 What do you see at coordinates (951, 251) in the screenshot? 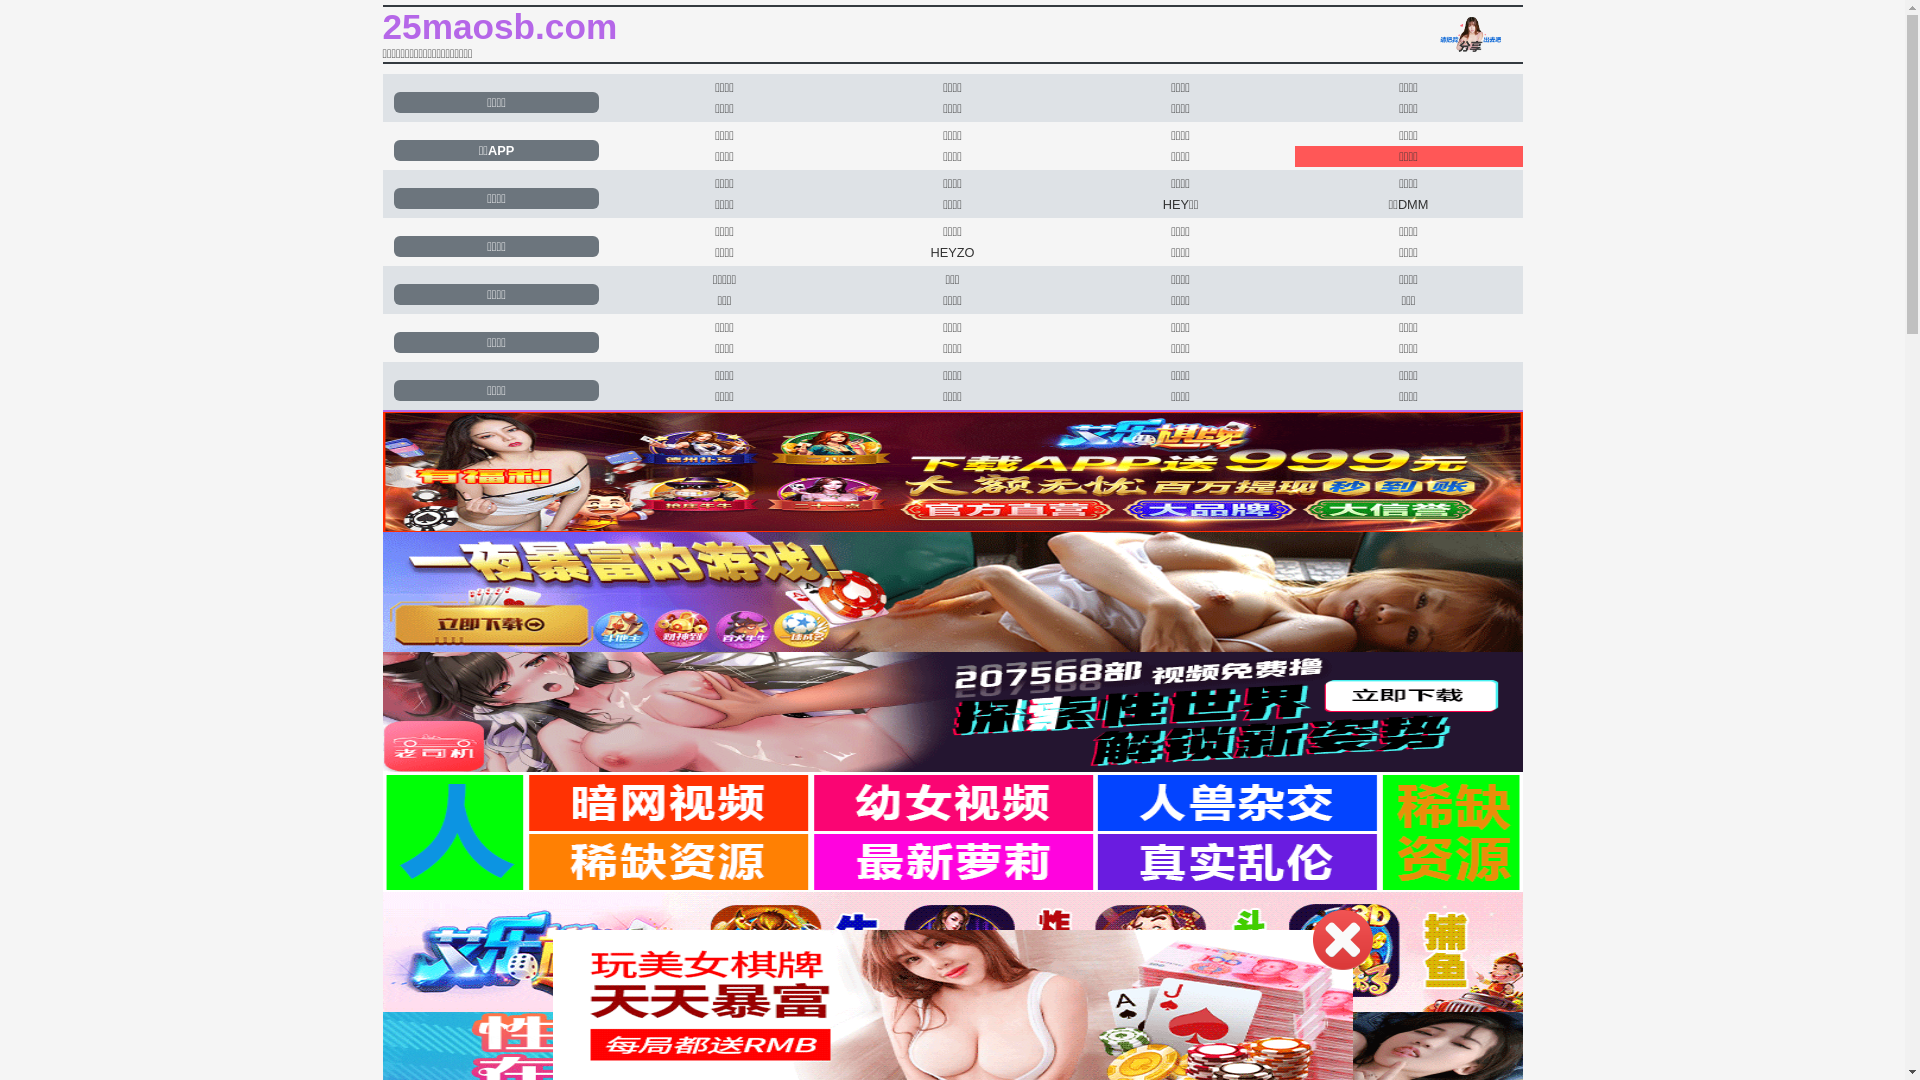
I see `'HEYZO'` at bounding box center [951, 251].